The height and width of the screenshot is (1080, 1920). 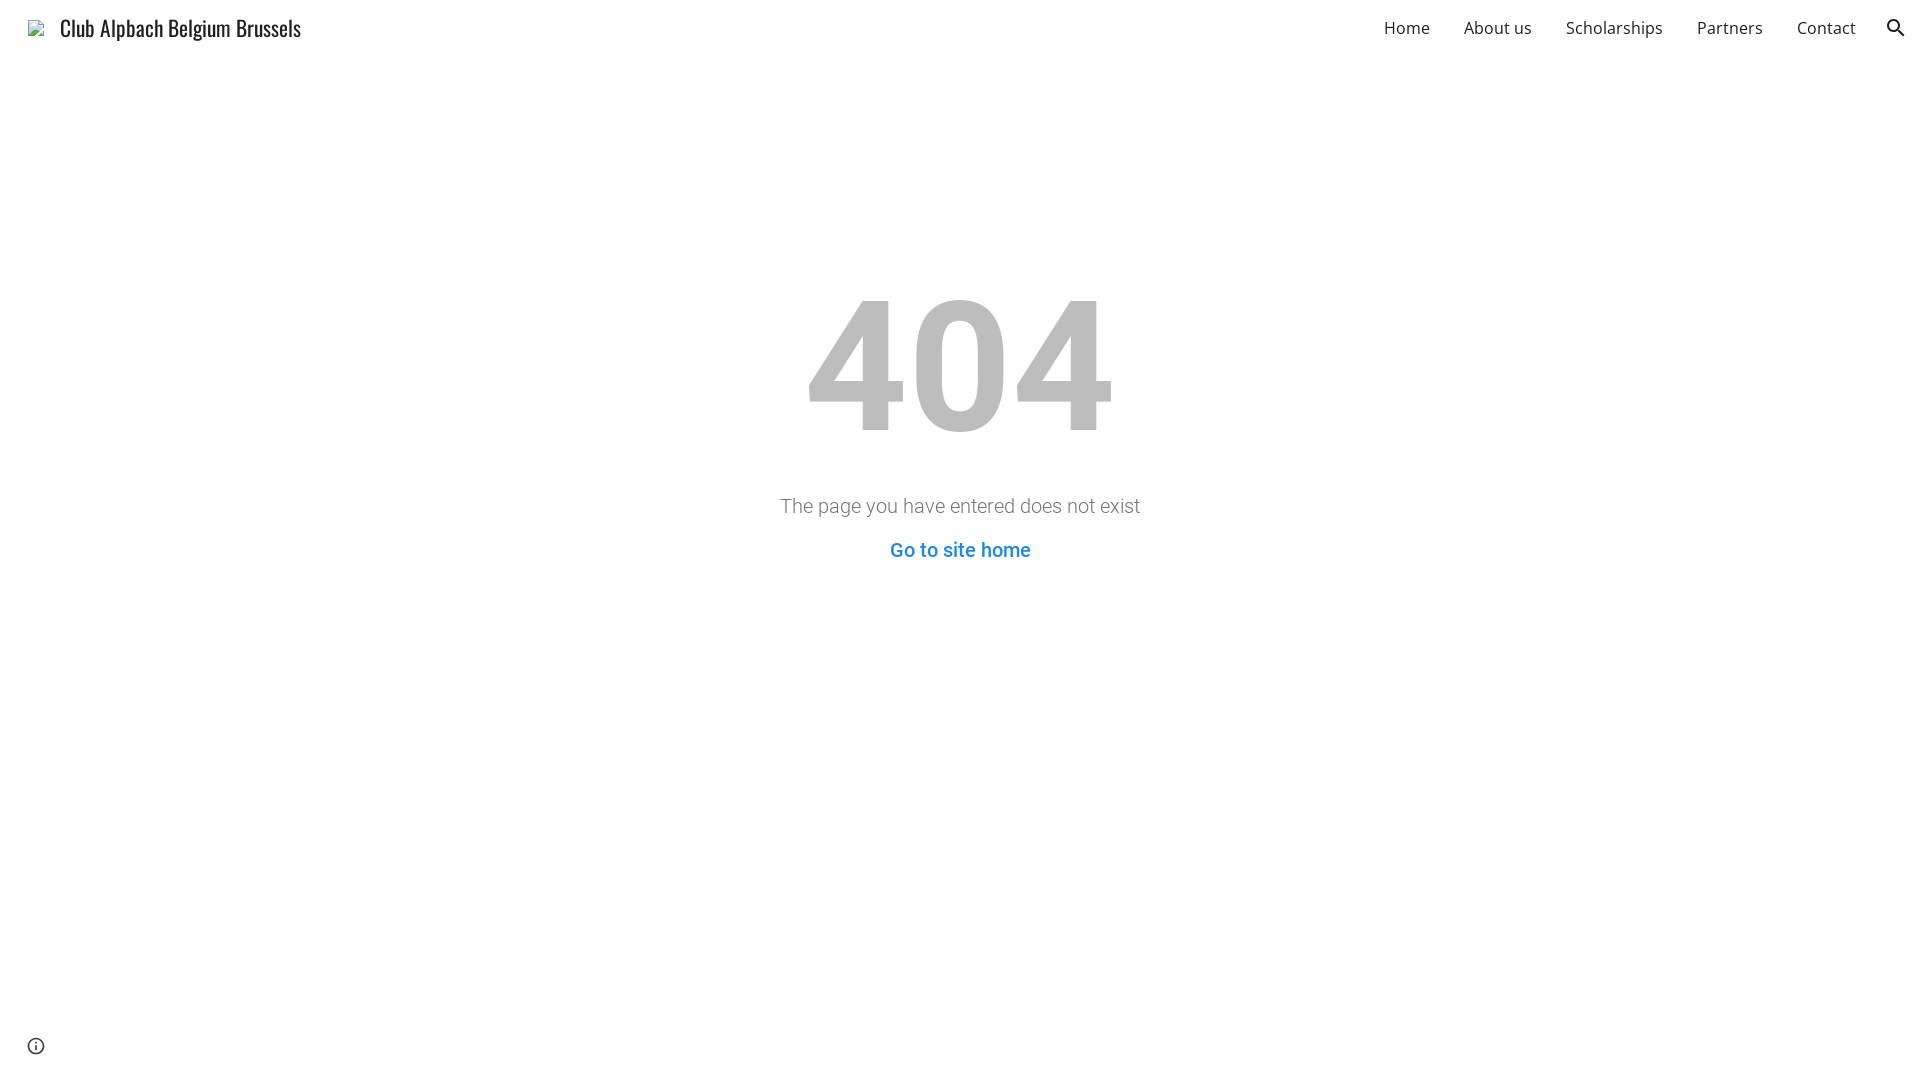 What do you see at coordinates (1405, 27) in the screenshot?
I see `'Home'` at bounding box center [1405, 27].